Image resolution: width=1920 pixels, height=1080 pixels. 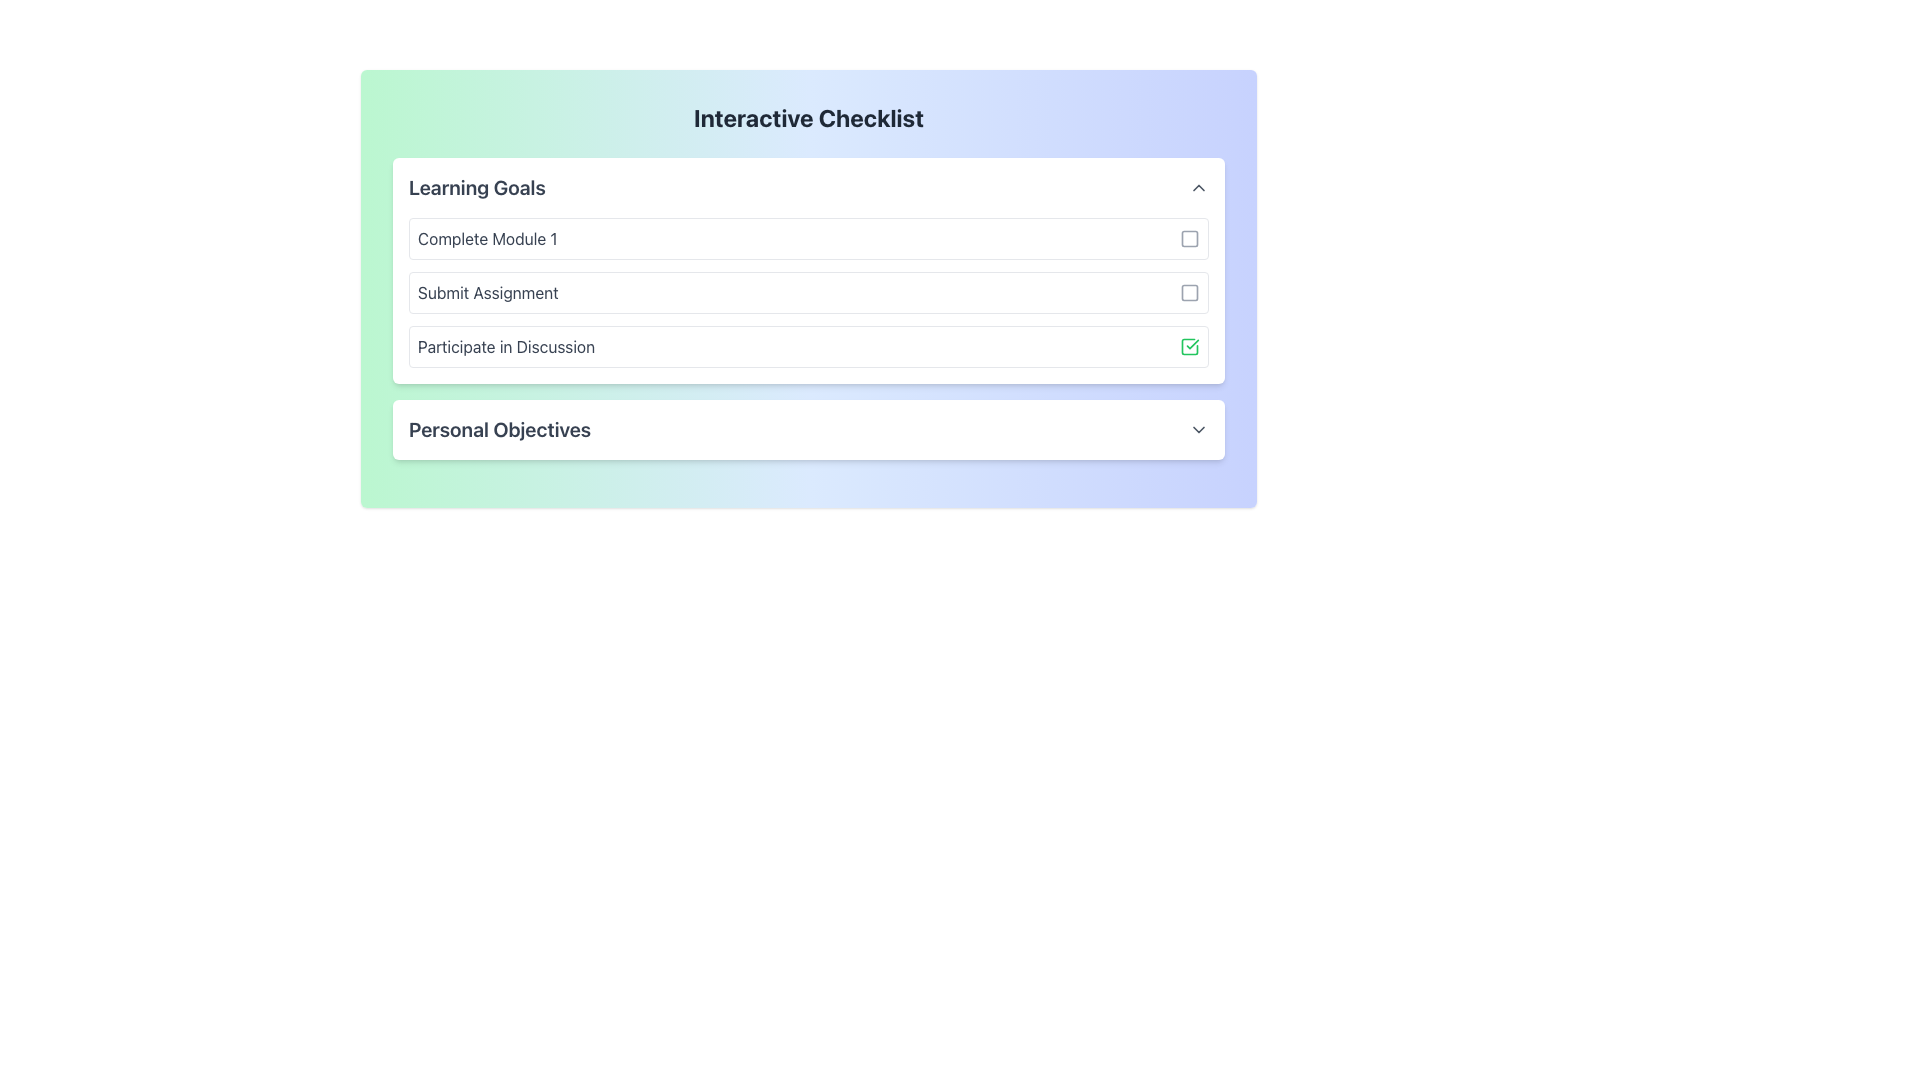 What do you see at coordinates (1199, 428) in the screenshot?
I see `the downward chevron icon at the top-right corner of the 'Personal Objectives' section` at bounding box center [1199, 428].